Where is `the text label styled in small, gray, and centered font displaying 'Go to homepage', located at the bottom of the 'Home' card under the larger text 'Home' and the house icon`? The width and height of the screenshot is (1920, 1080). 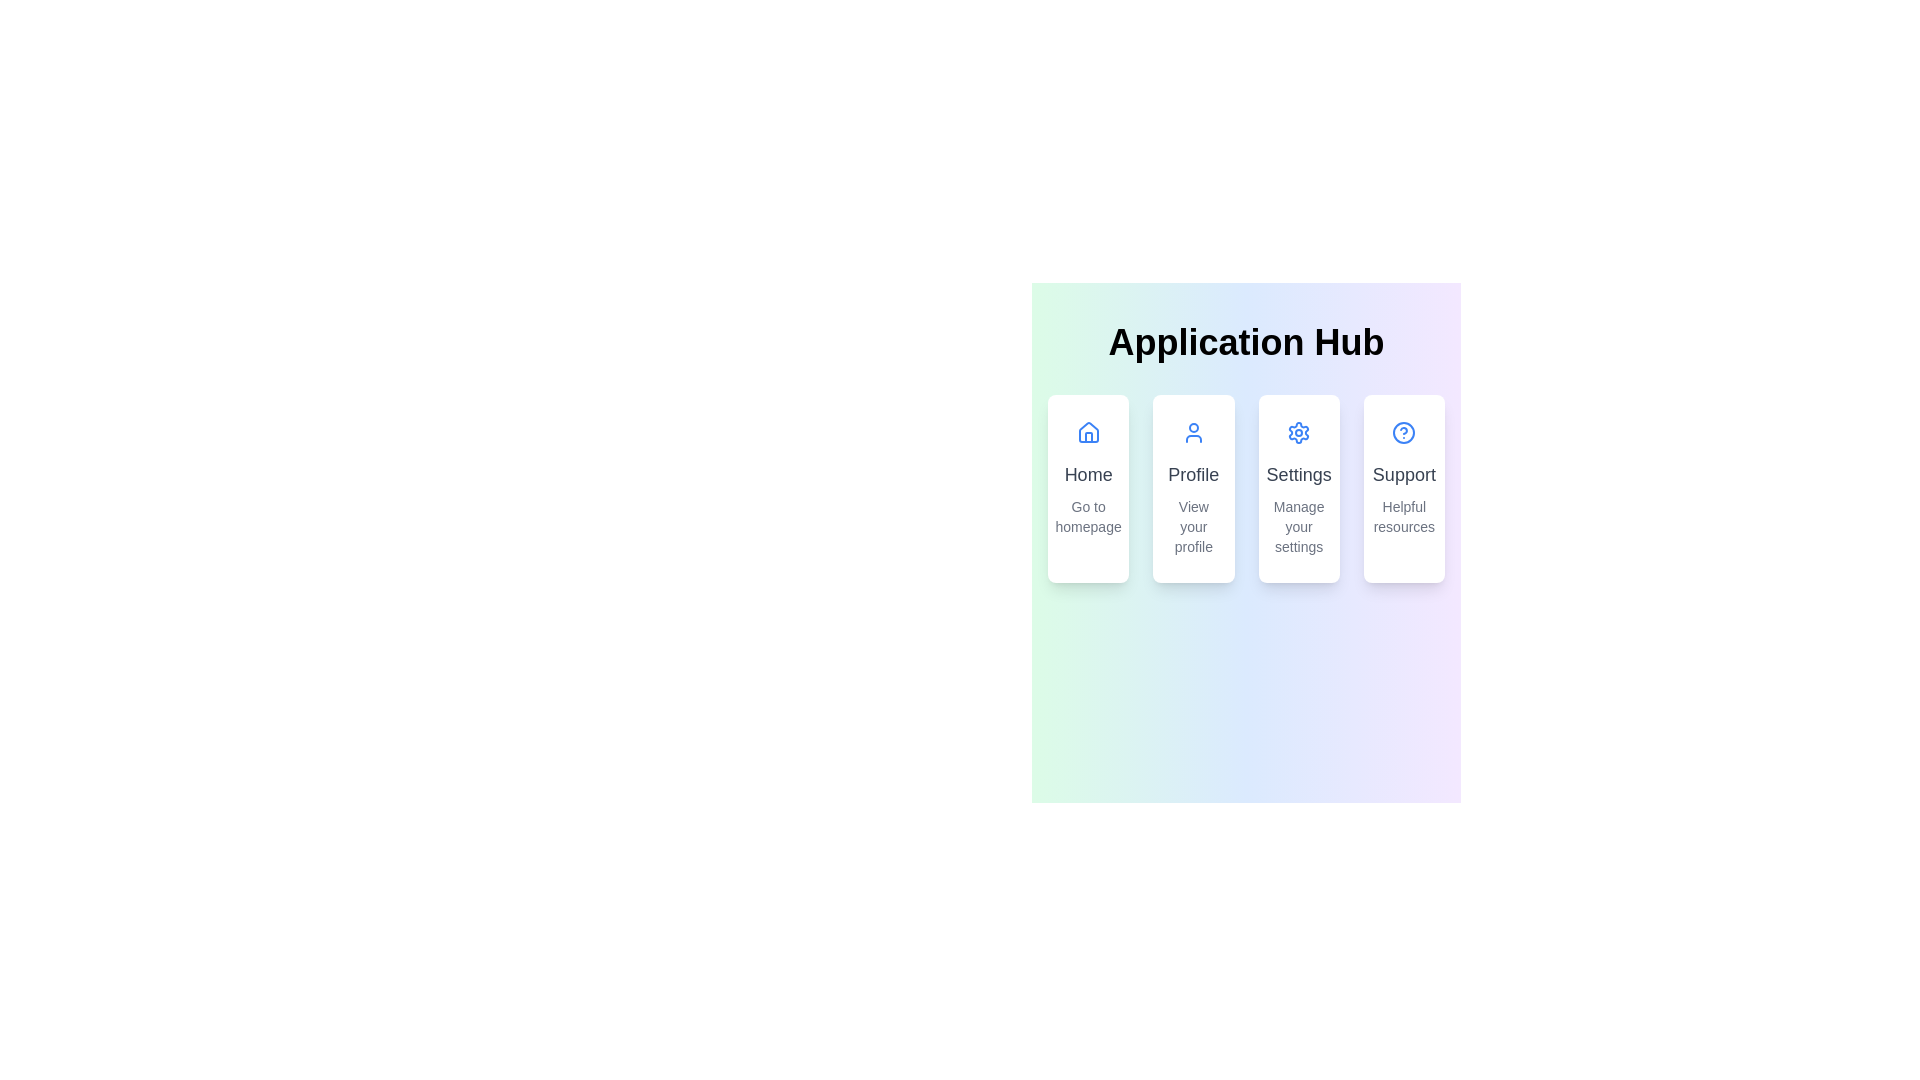 the text label styled in small, gray, and centered font displaying 'Go to homepage', located at the bottom of the 'Home' card under the larger text 'Home' and the house icon is located at coordinates (1087, 515).